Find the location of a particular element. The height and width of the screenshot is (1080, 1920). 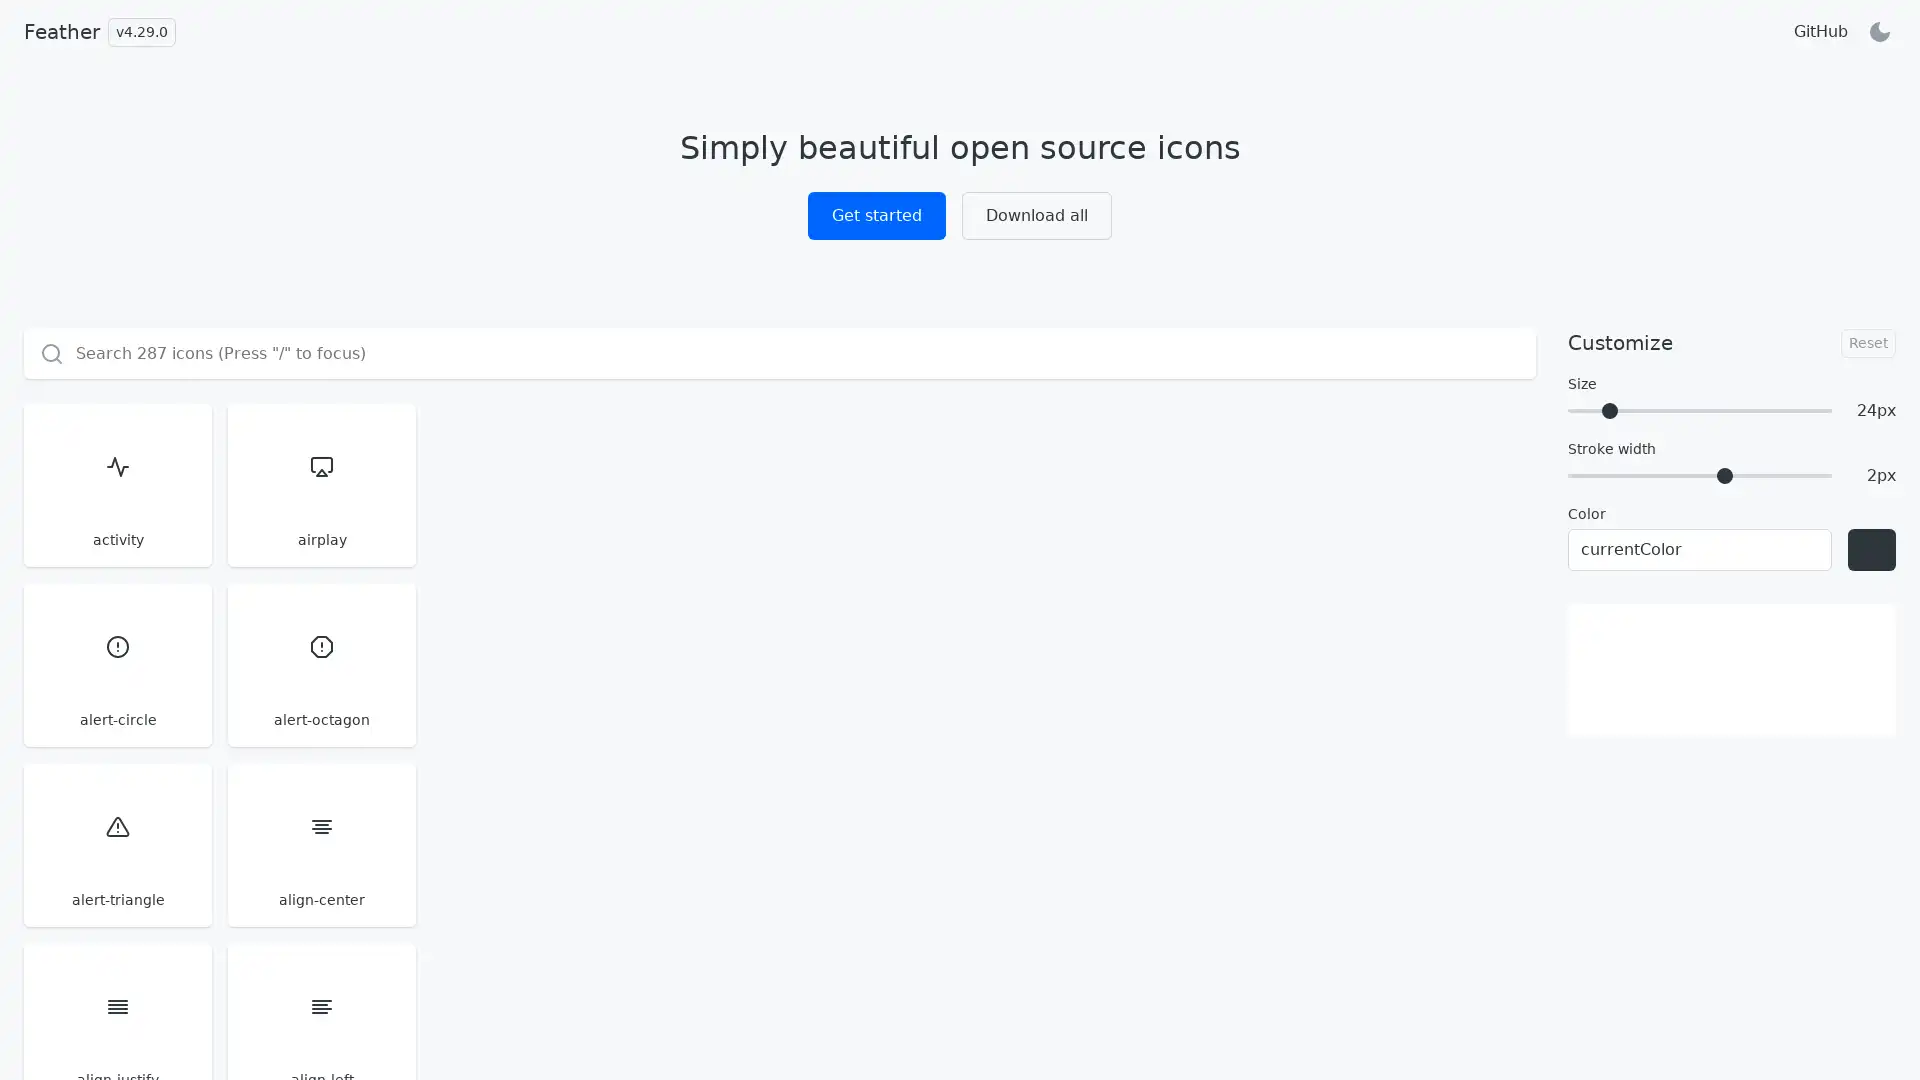

archive is located at coordinates (439, 664).